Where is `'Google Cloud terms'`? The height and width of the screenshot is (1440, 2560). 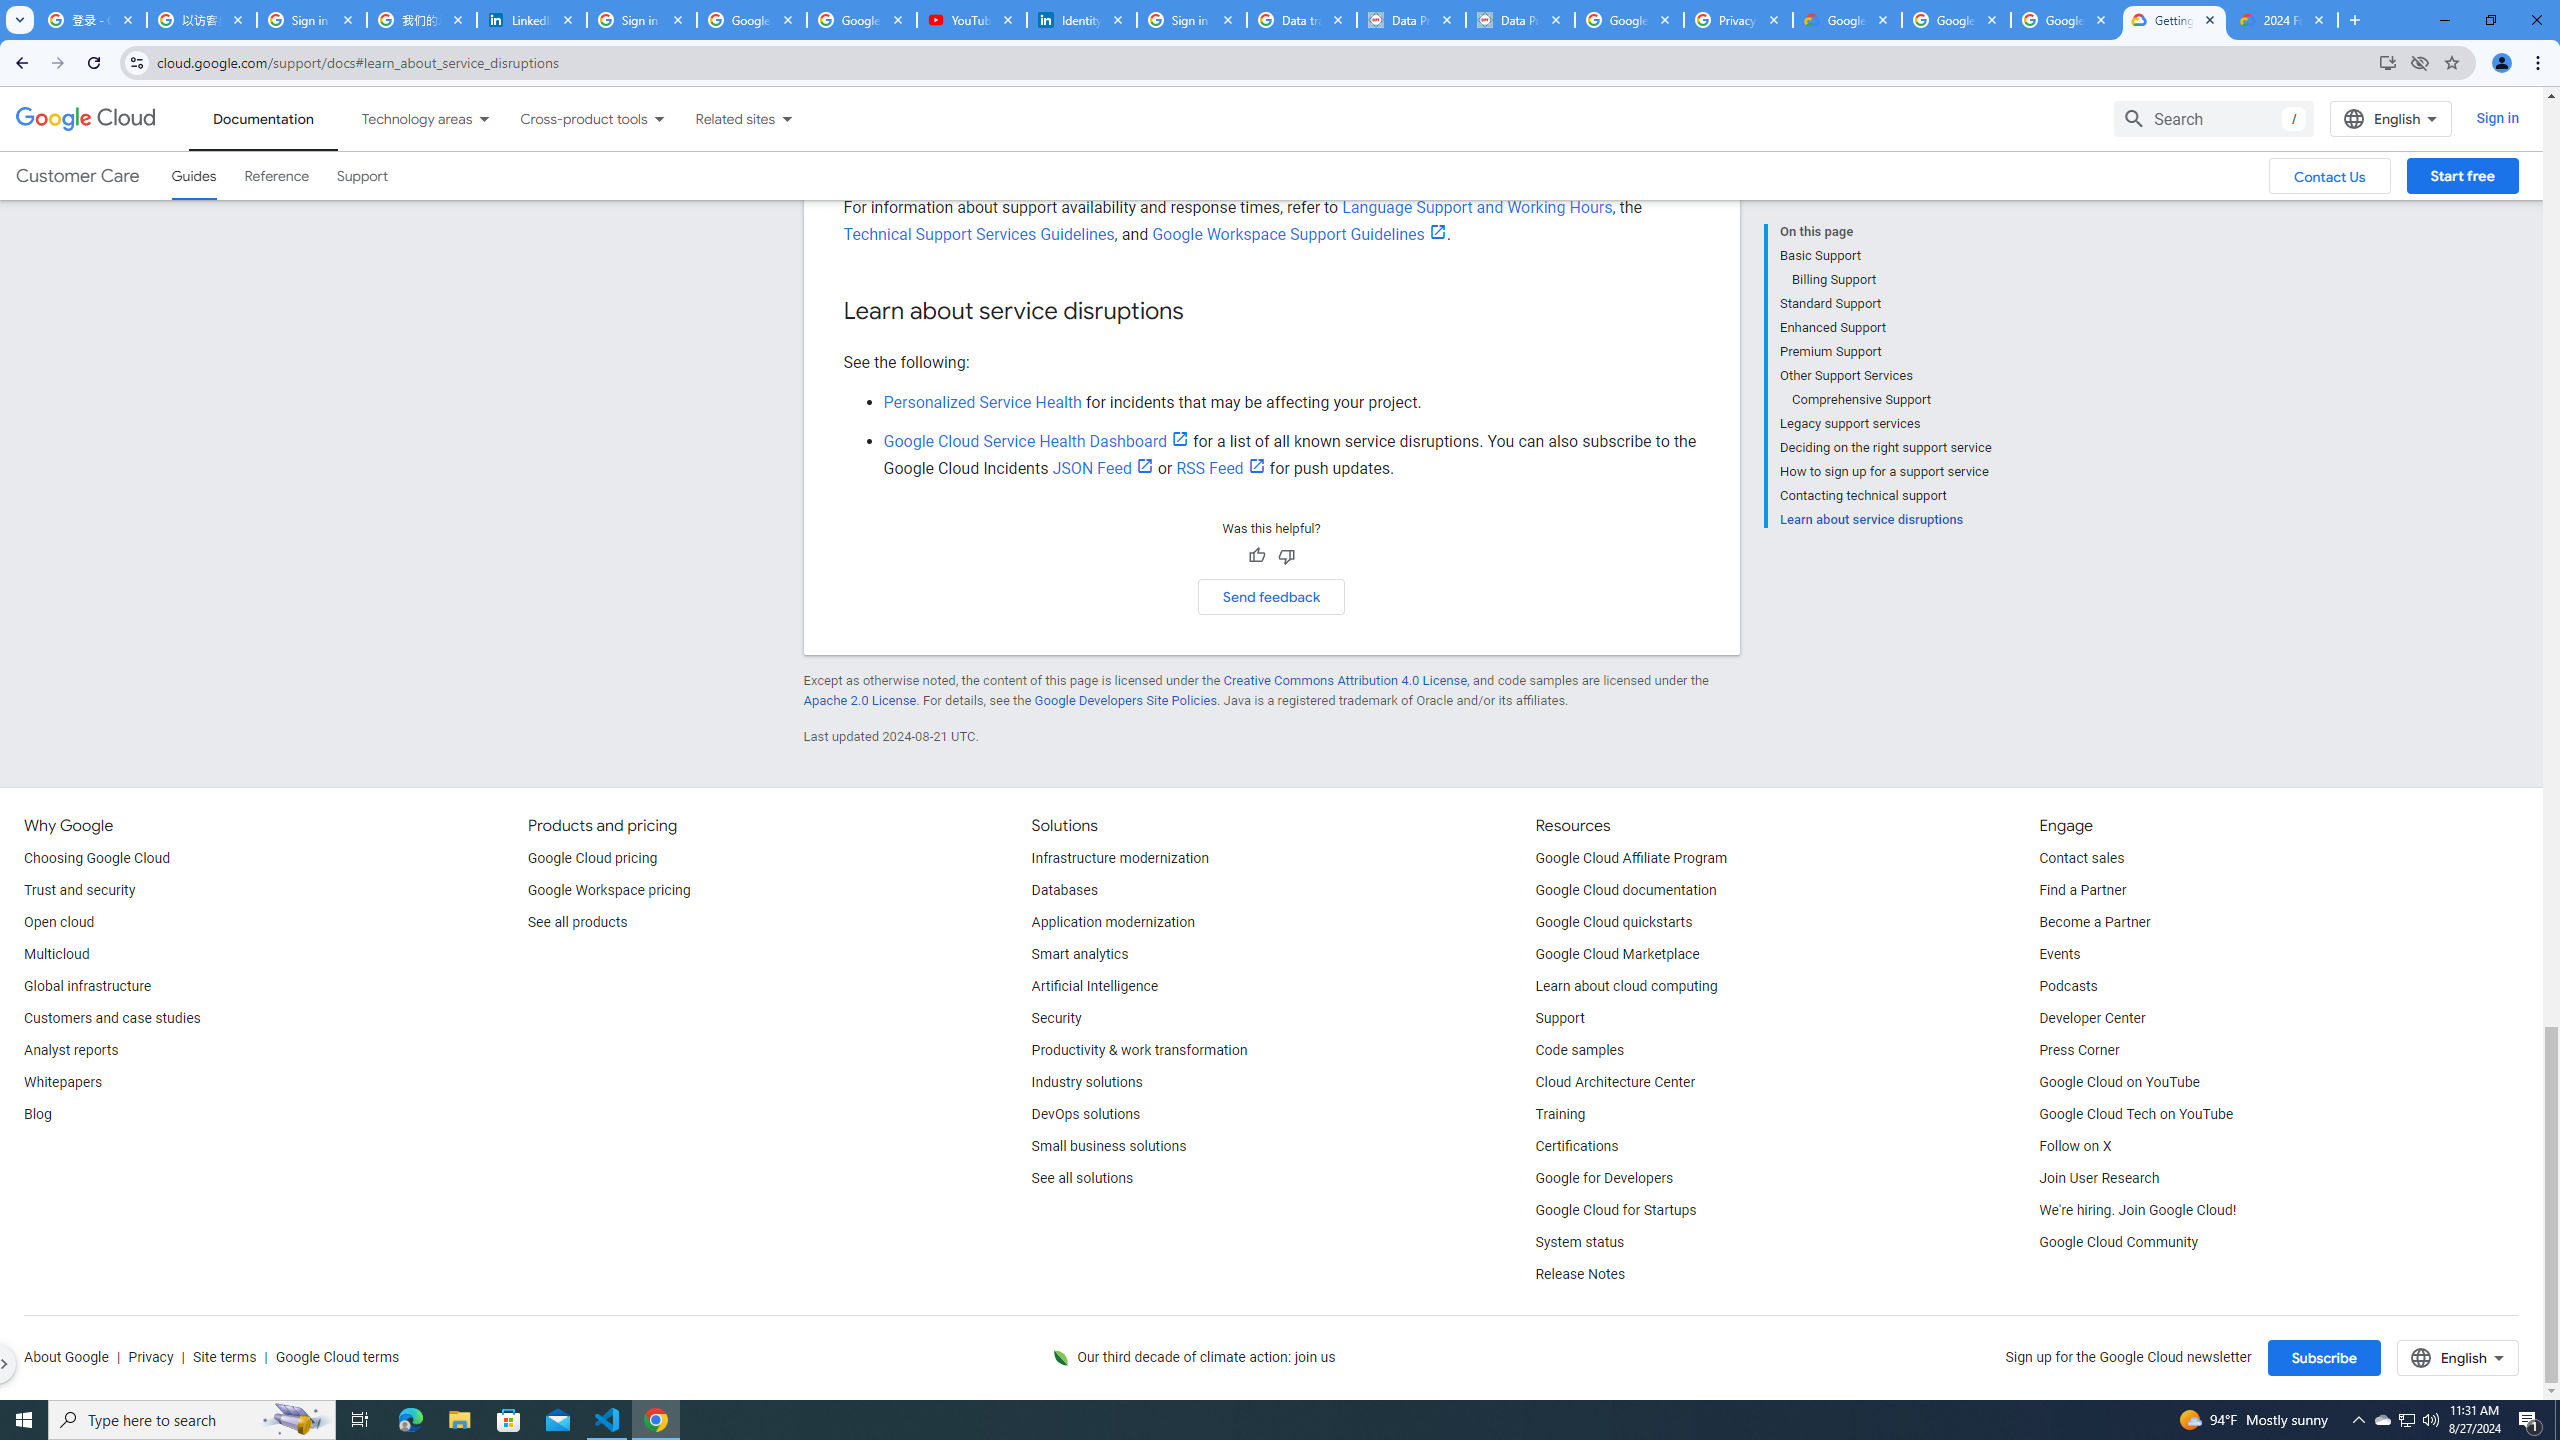 'Google Cloud terms' is located at coordinates (335, 1357).